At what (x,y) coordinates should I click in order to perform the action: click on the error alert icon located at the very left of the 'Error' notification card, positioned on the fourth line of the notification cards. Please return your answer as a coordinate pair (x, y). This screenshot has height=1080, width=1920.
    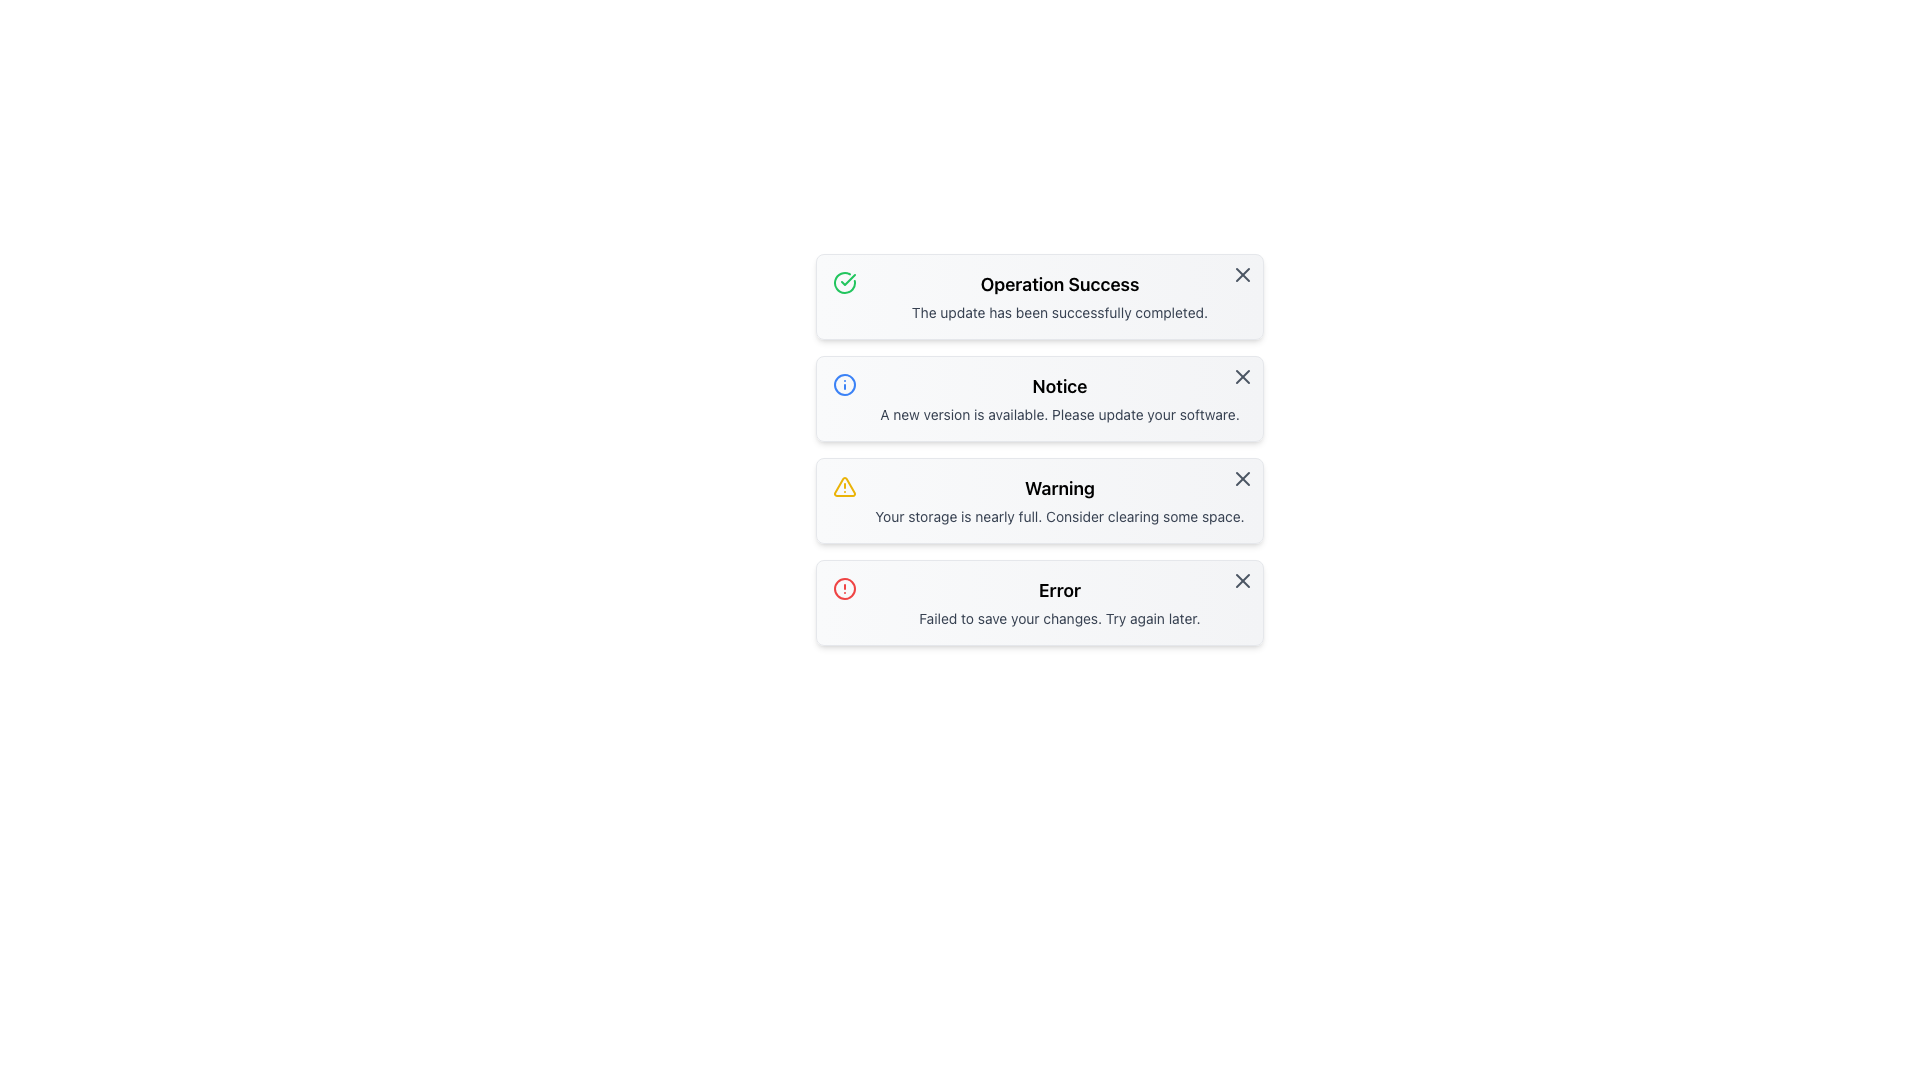
    Looking at the image, I should click on (844, 588).